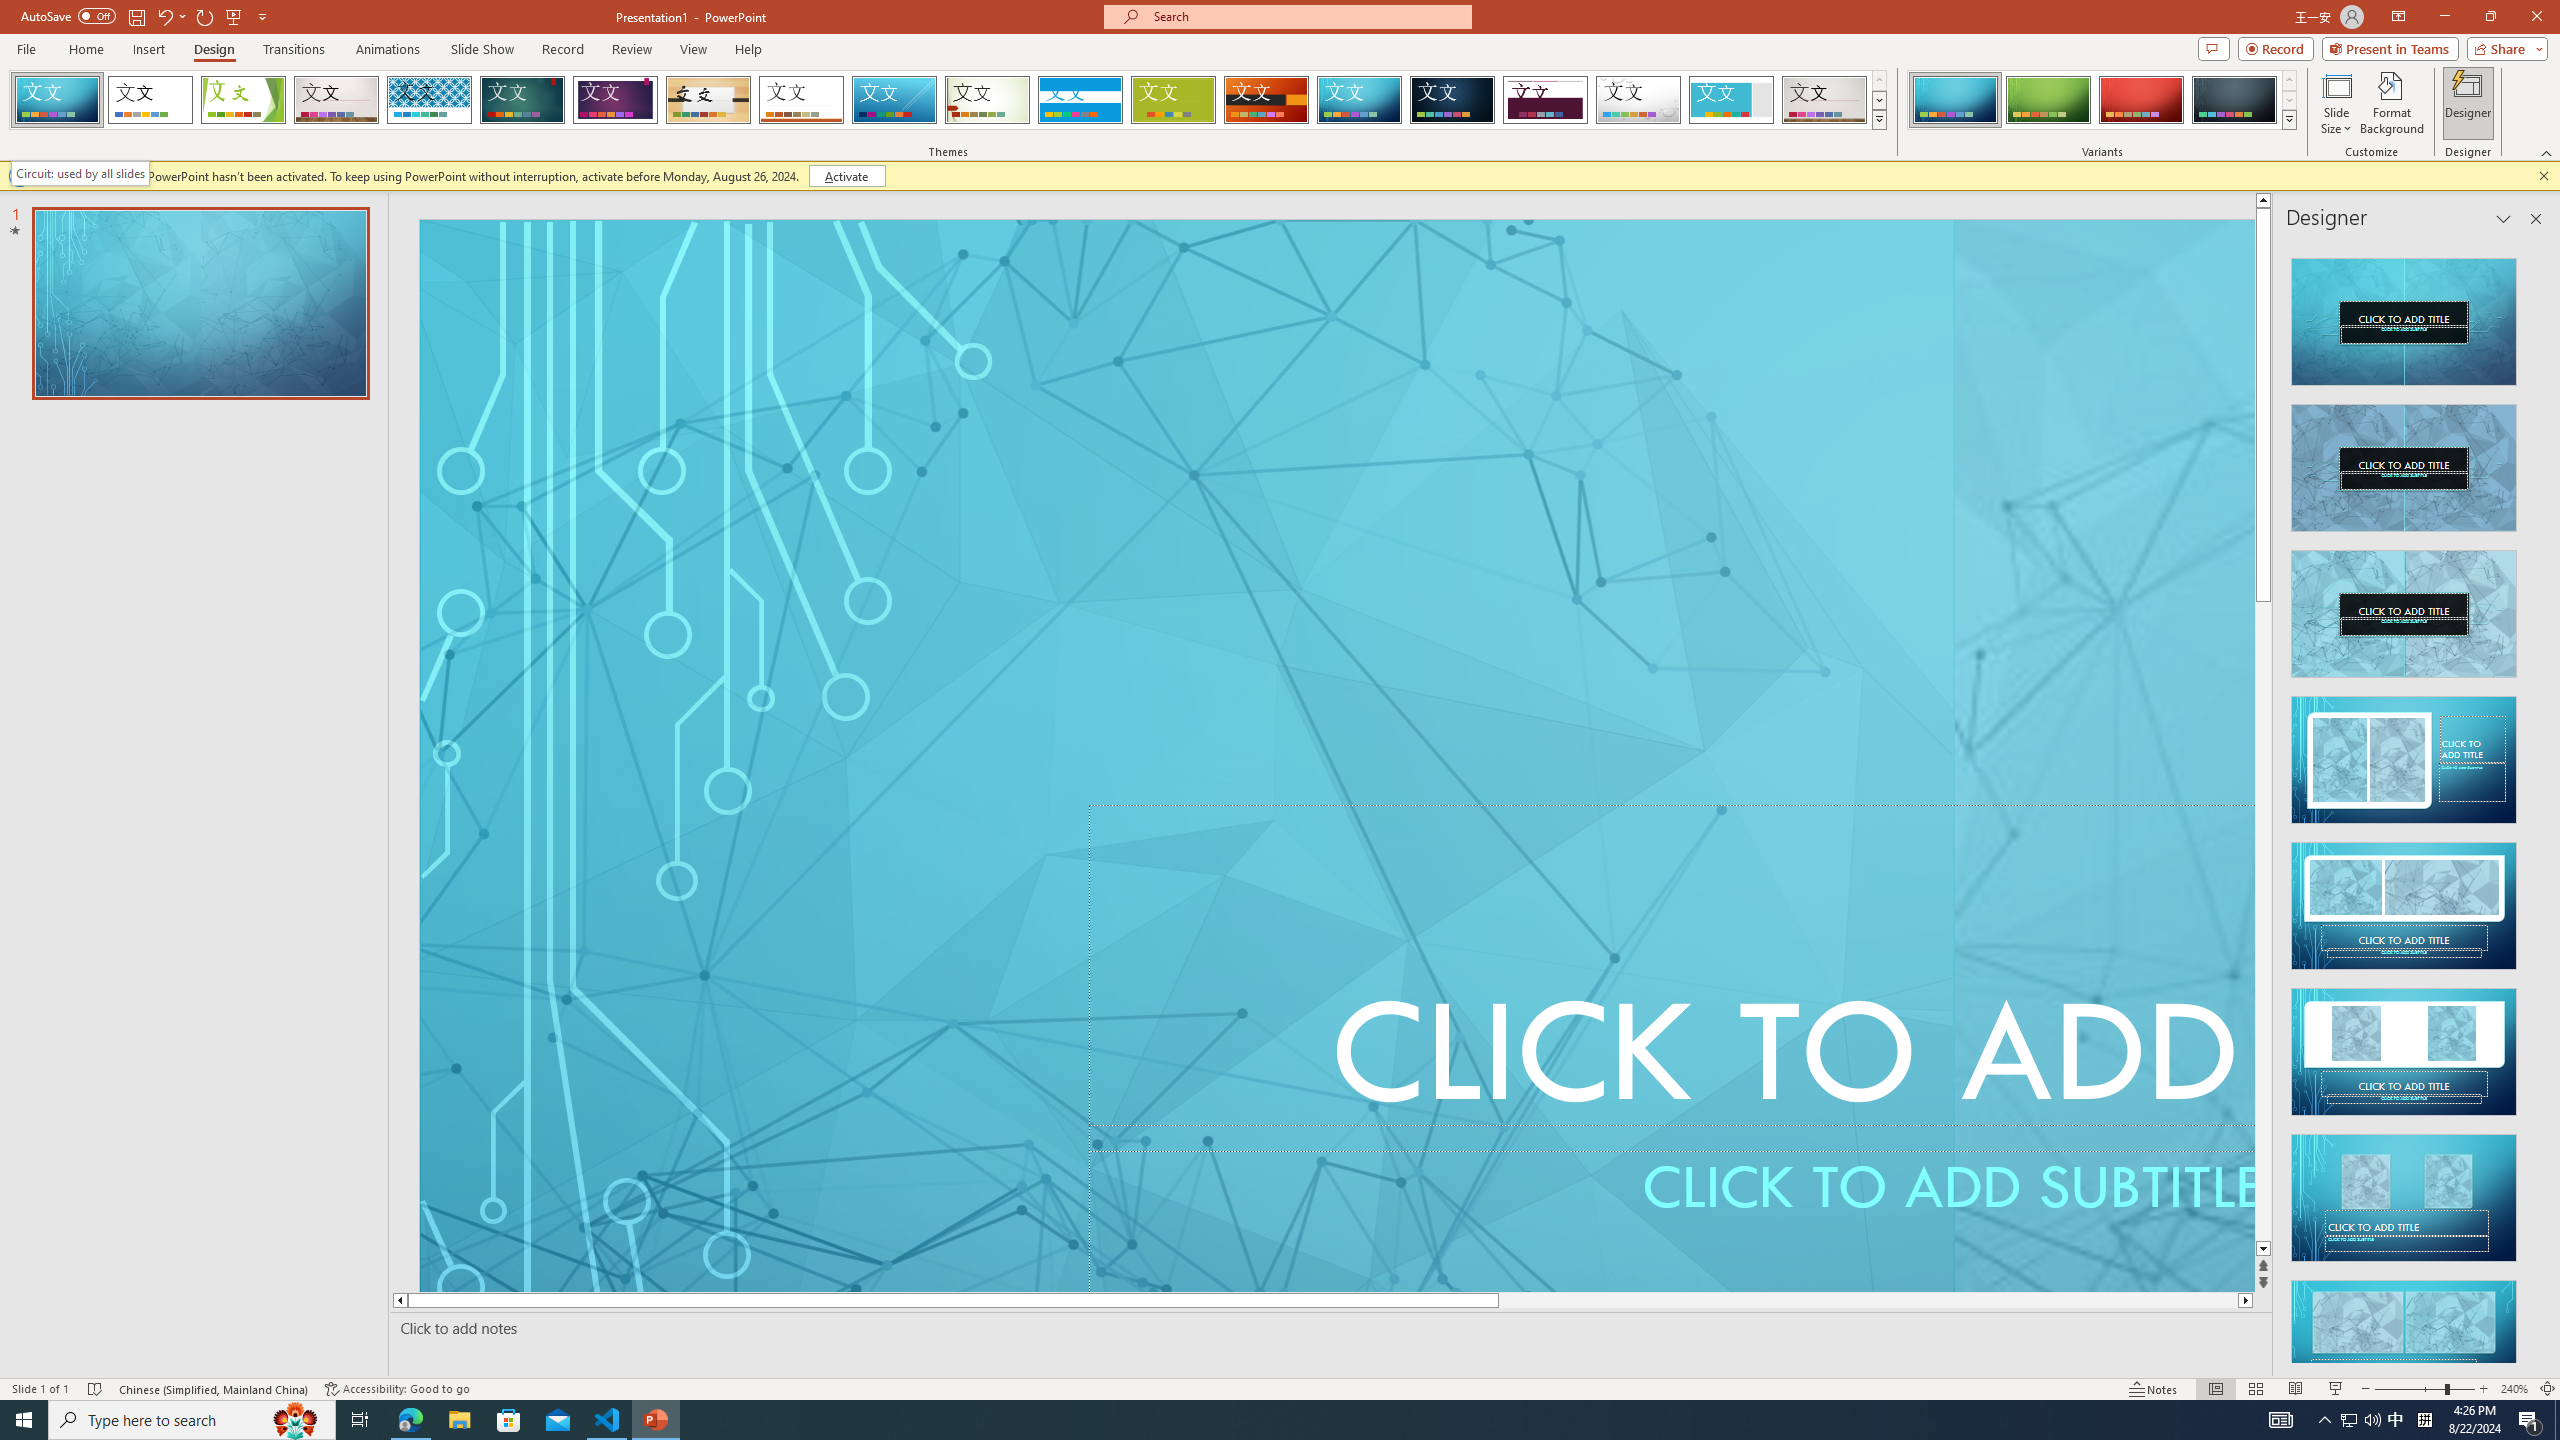  What do you see at coordinates (947, 99) in the screenshot?
I see `'AutomationID: SlideThemesGallery'` at bounding box center [947, 99].